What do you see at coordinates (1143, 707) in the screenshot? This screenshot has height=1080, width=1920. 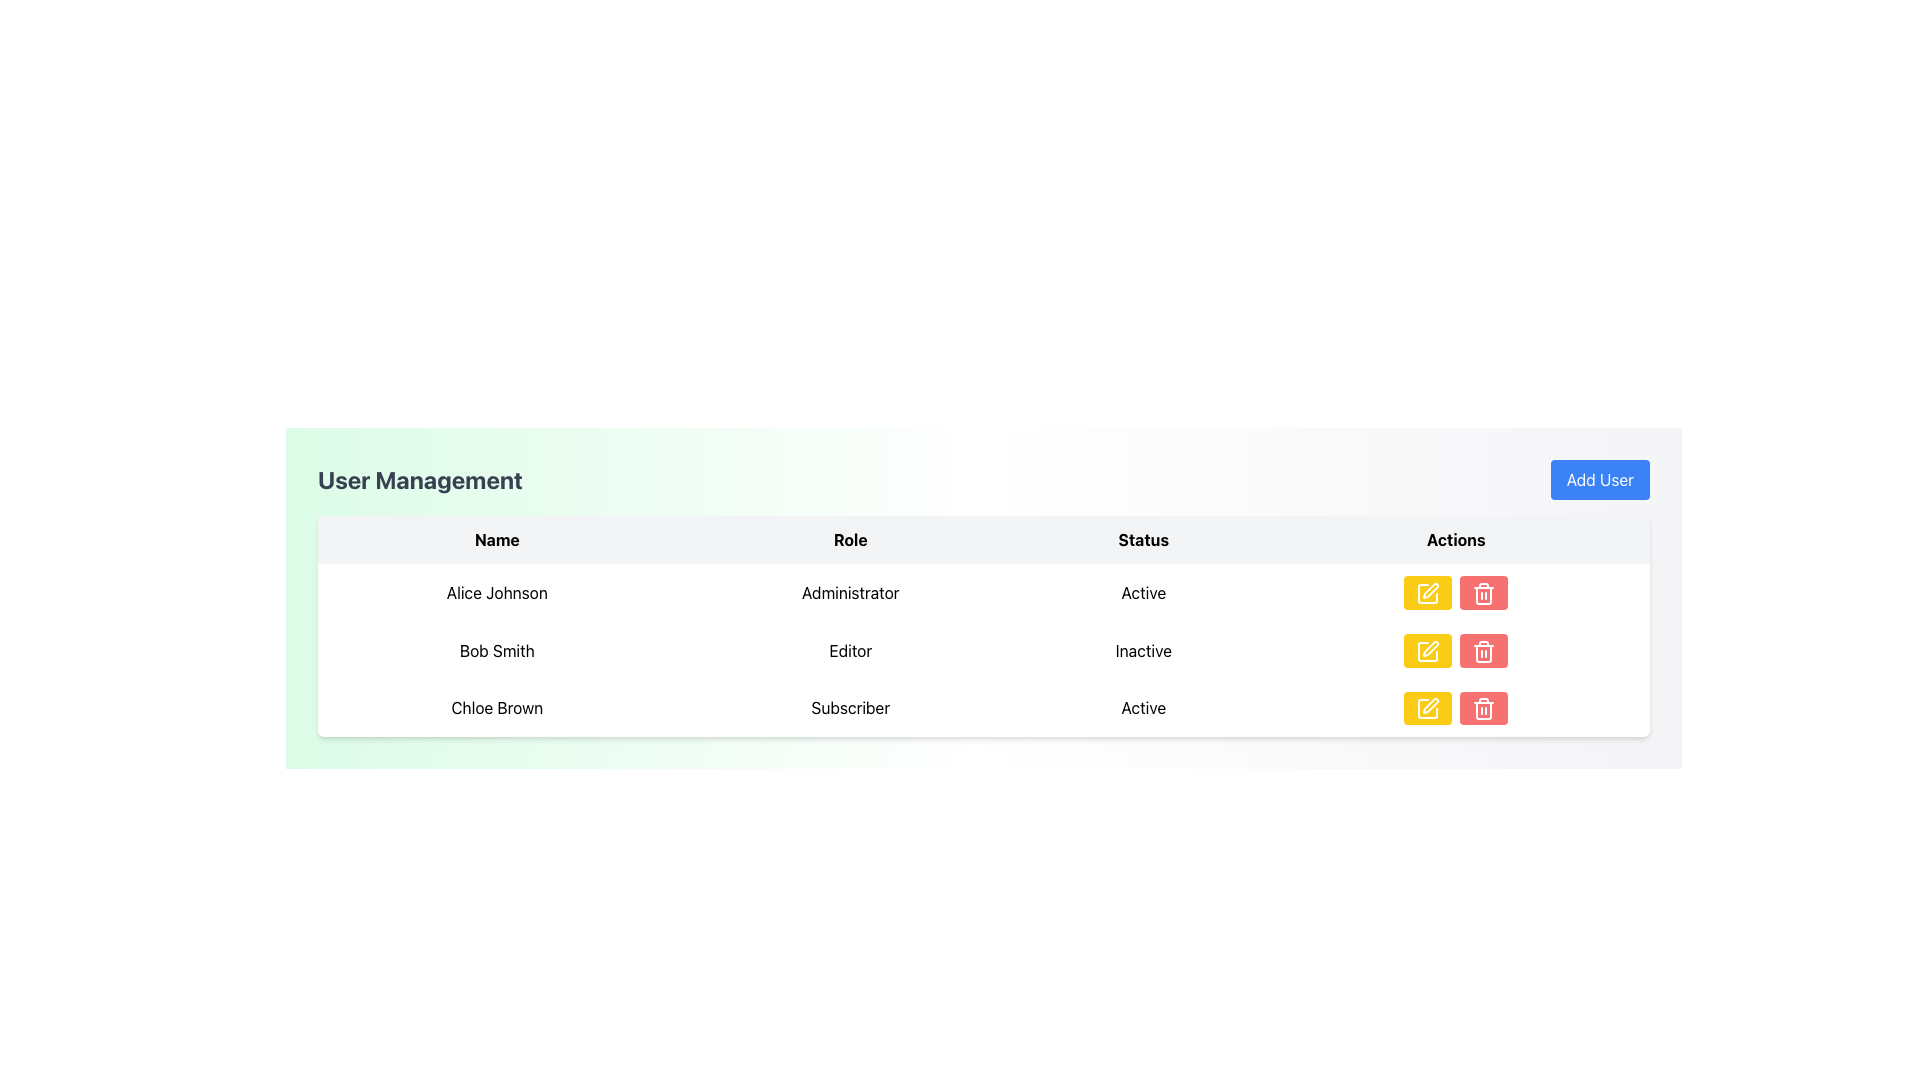 I see `the 'Active' label in the third column of the third row under the 'Status' header, which is styled with center-aligned text and moderate padding` at bounding box center [1143, 707].